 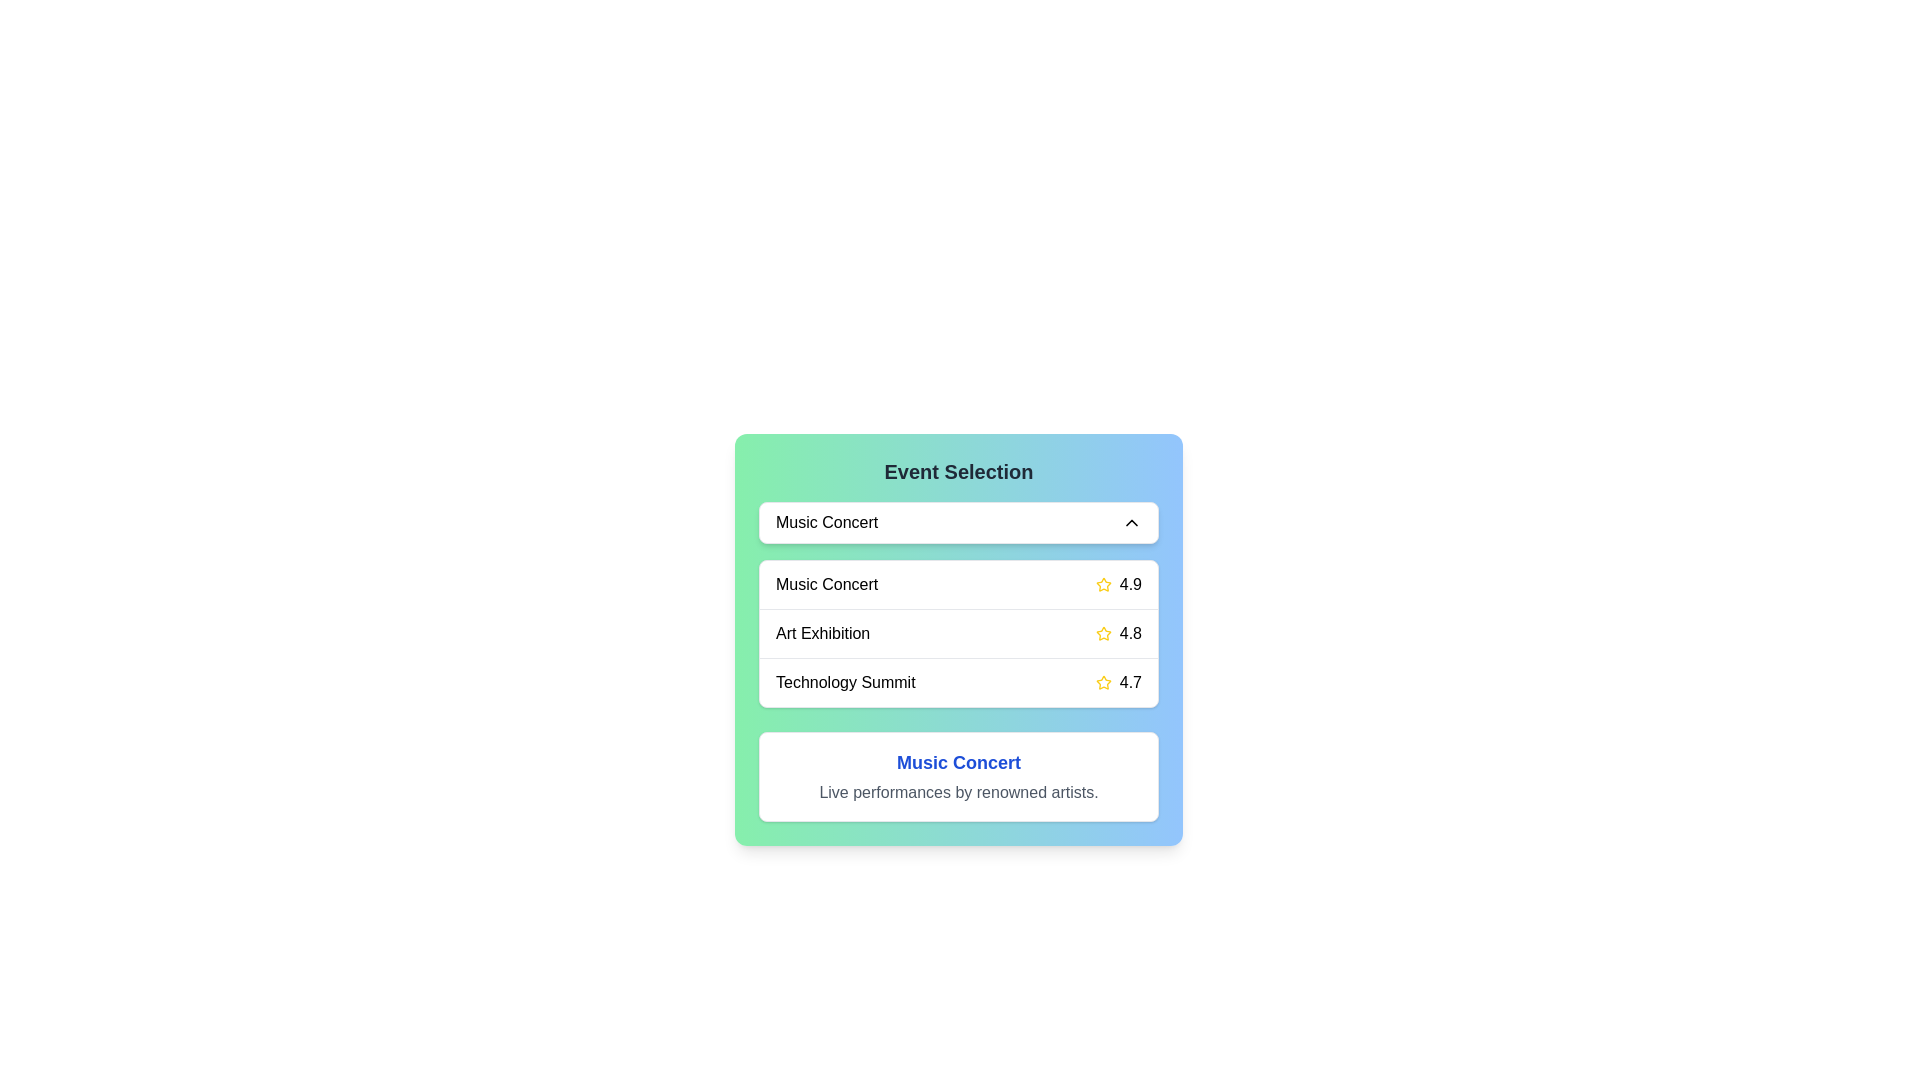 What do you see at coordinates (1117, 633) in the screenshot?
I see `the Rating component that features a yellow star icon followed by the numerical rating '4.8', located beside the text 'Art Exhibition' in the second row of the list` at bounding box center [1117, 633].